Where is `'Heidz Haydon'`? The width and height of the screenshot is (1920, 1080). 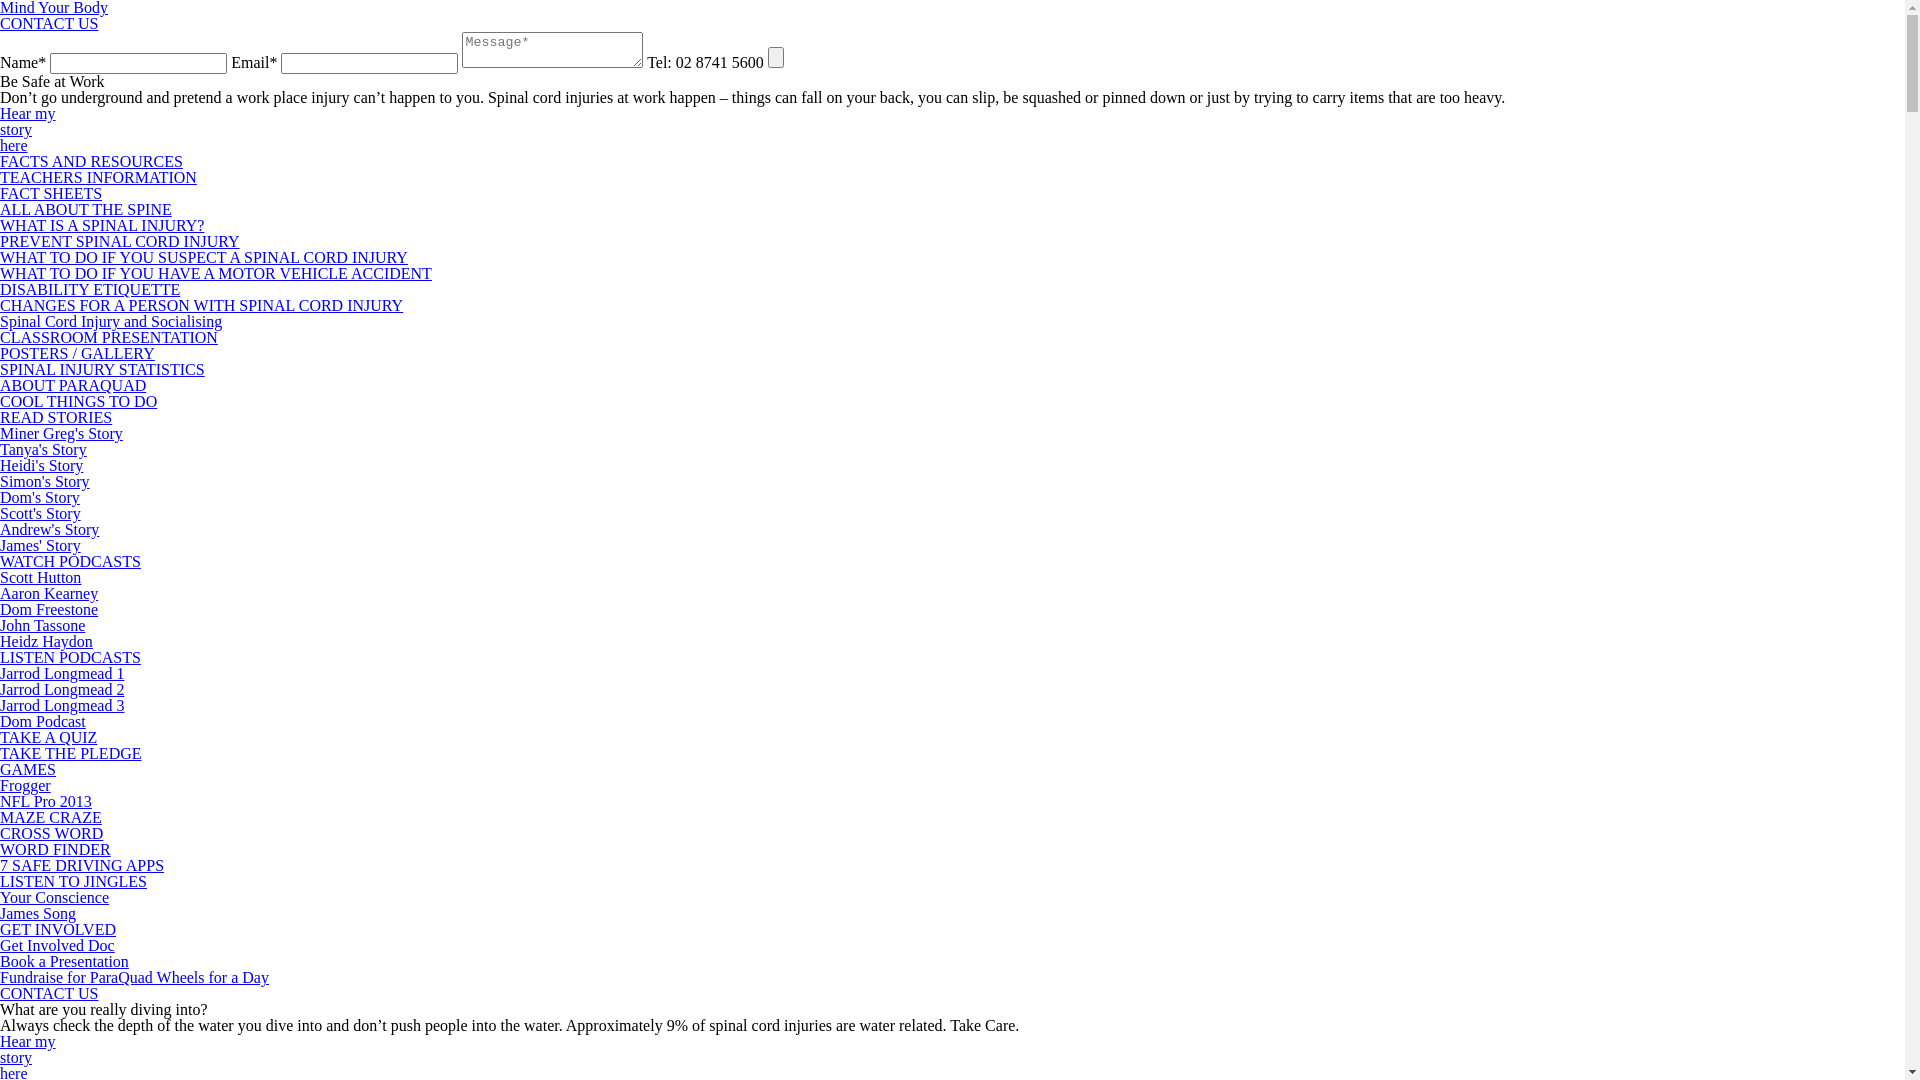
'Heidz Haydon' is located at coordinates (46, 641).